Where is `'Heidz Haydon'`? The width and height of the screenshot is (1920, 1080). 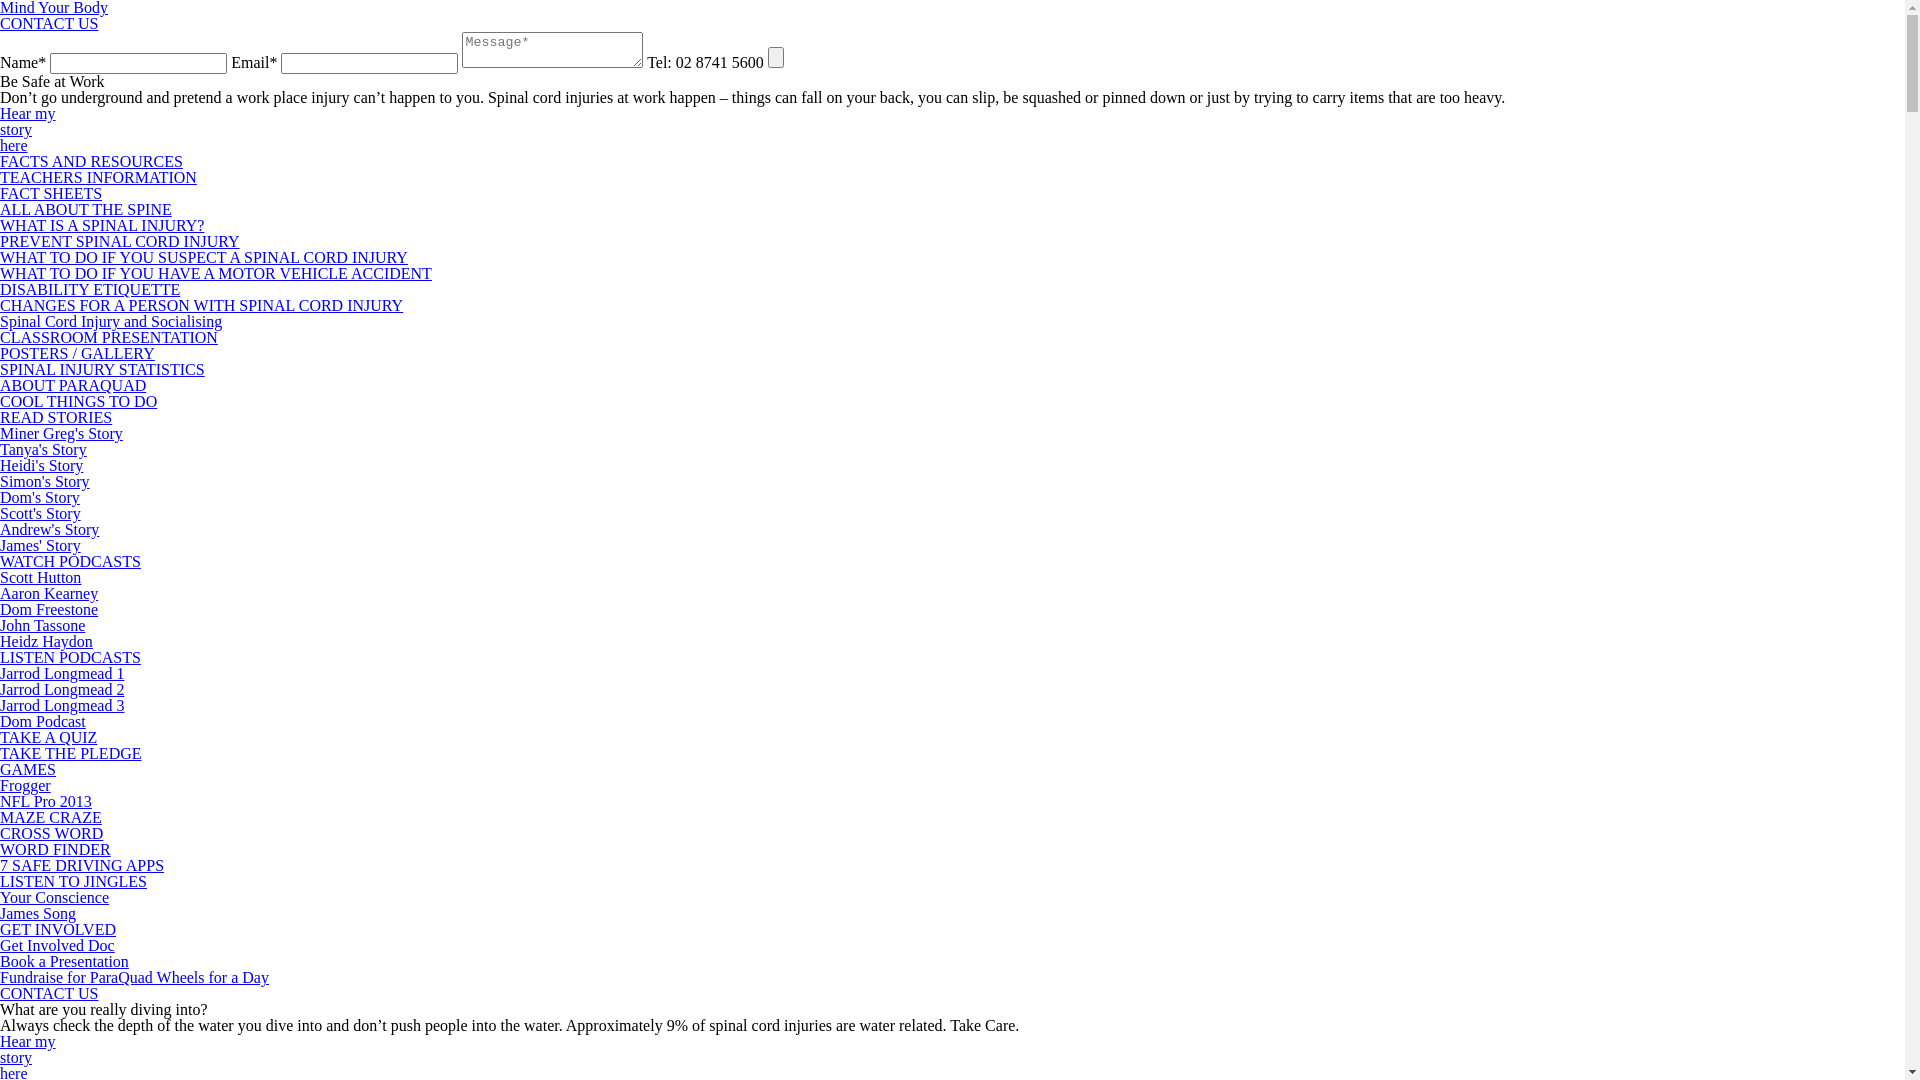
'Heidz Haydon' is located at coordinates (46, 641).